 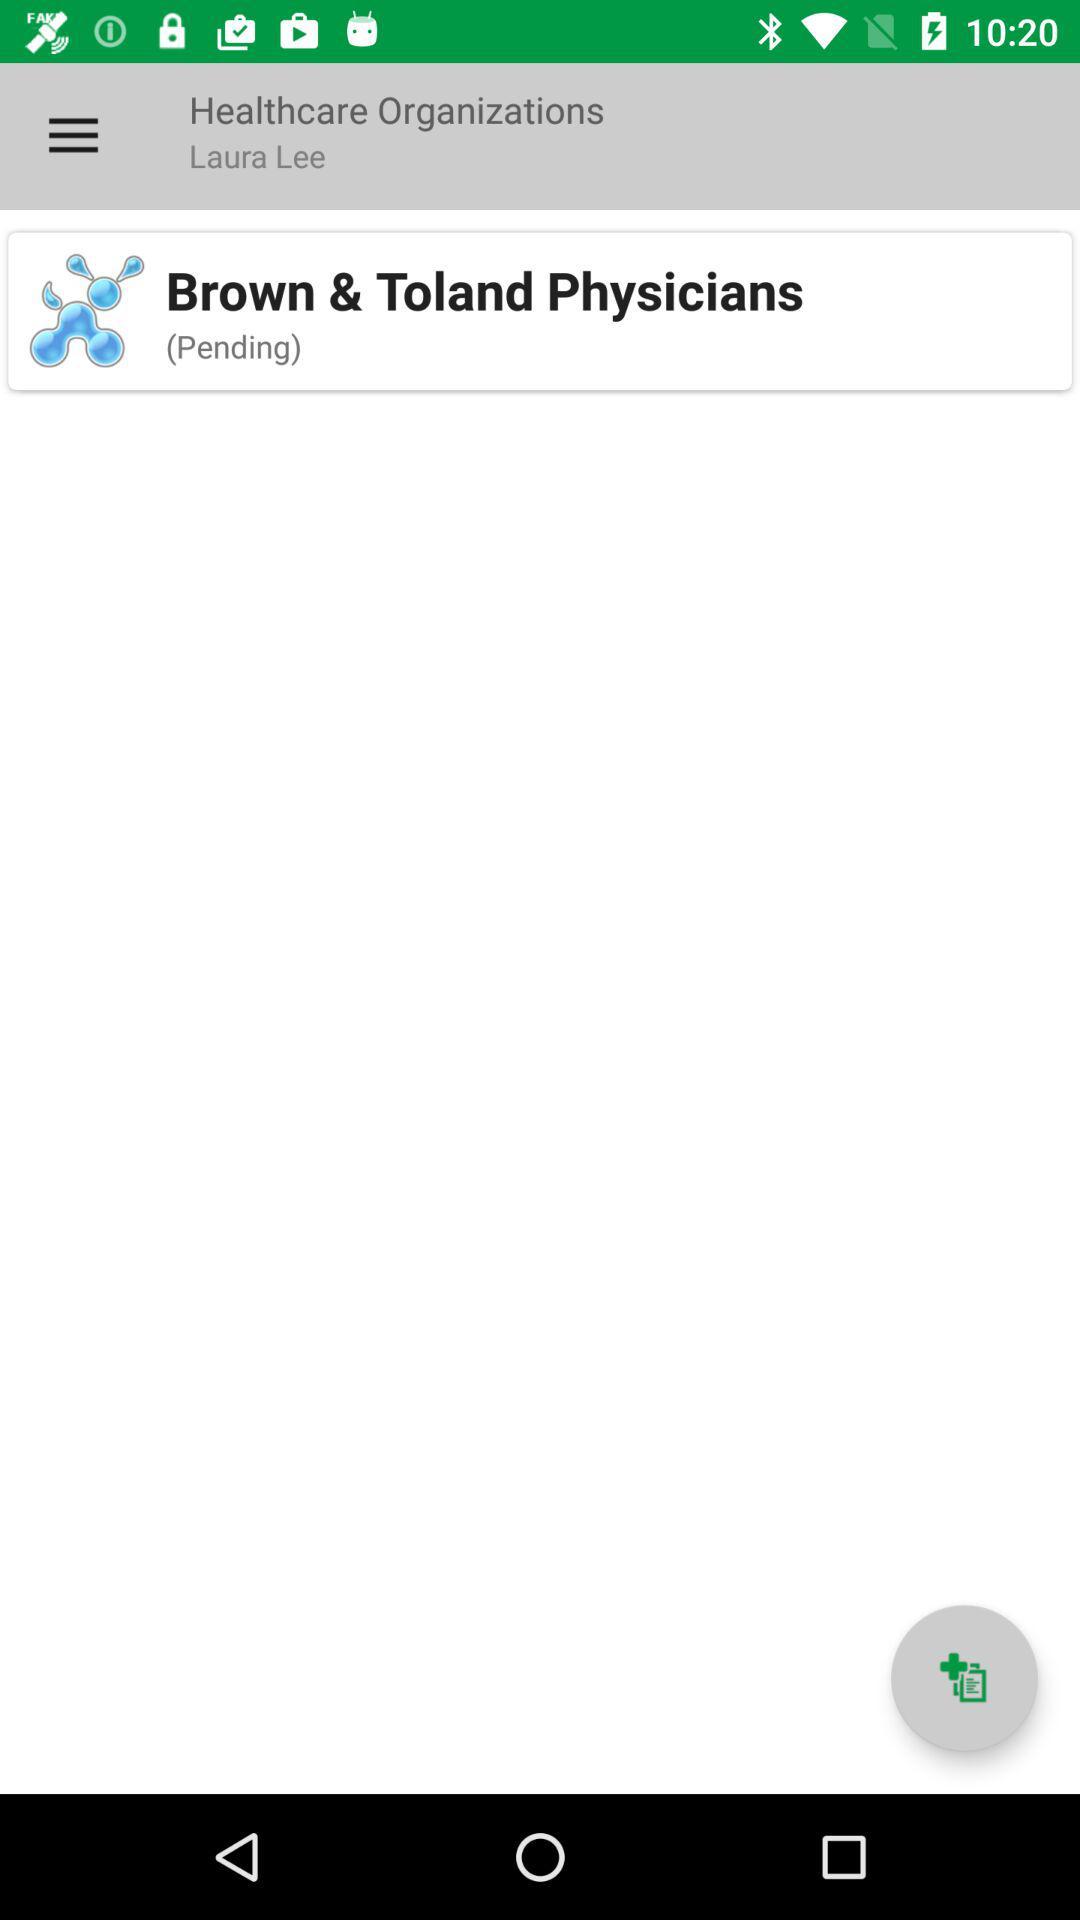 What do you see at coordinates (72, 135) in the screenshot?
I see `the icon next to healthcare organizations item` at bounding box center [72, 135].